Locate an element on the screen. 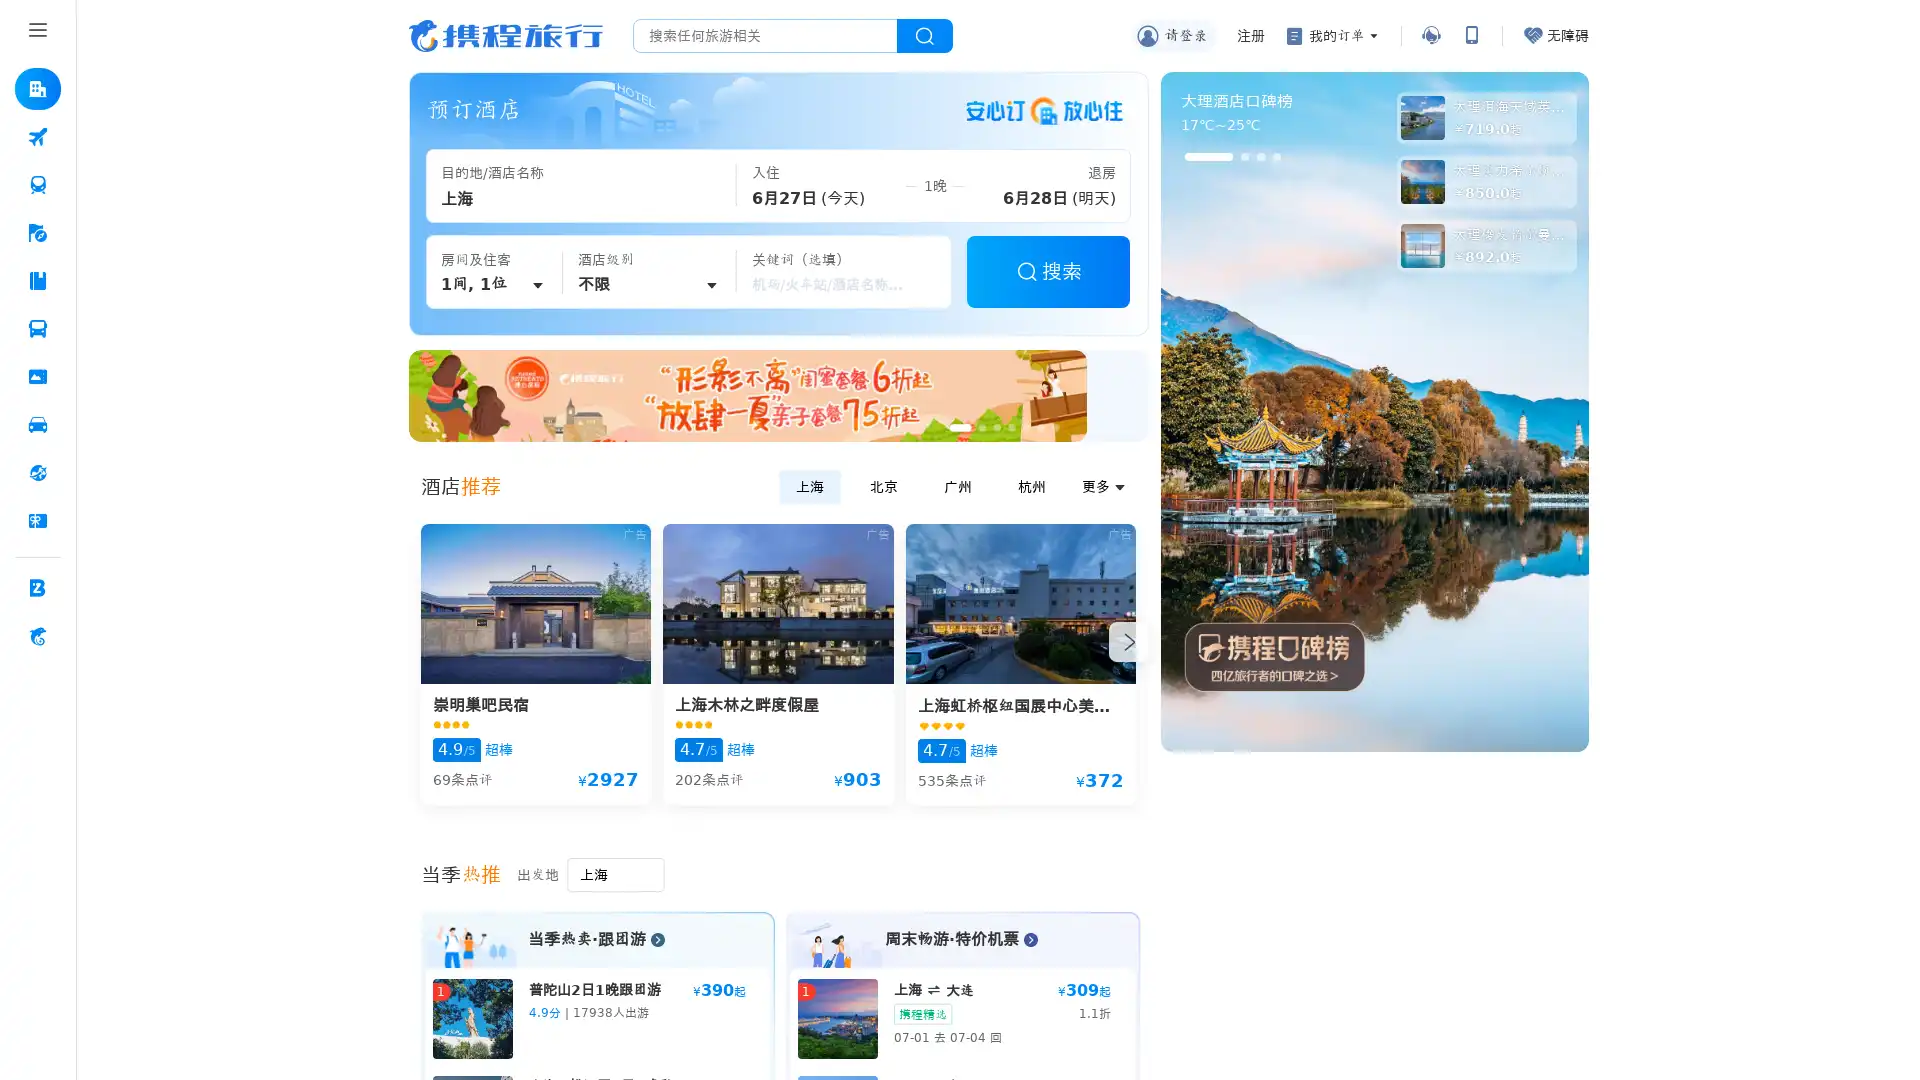  Go to slide 1 is located at coordinates (1207, 156).